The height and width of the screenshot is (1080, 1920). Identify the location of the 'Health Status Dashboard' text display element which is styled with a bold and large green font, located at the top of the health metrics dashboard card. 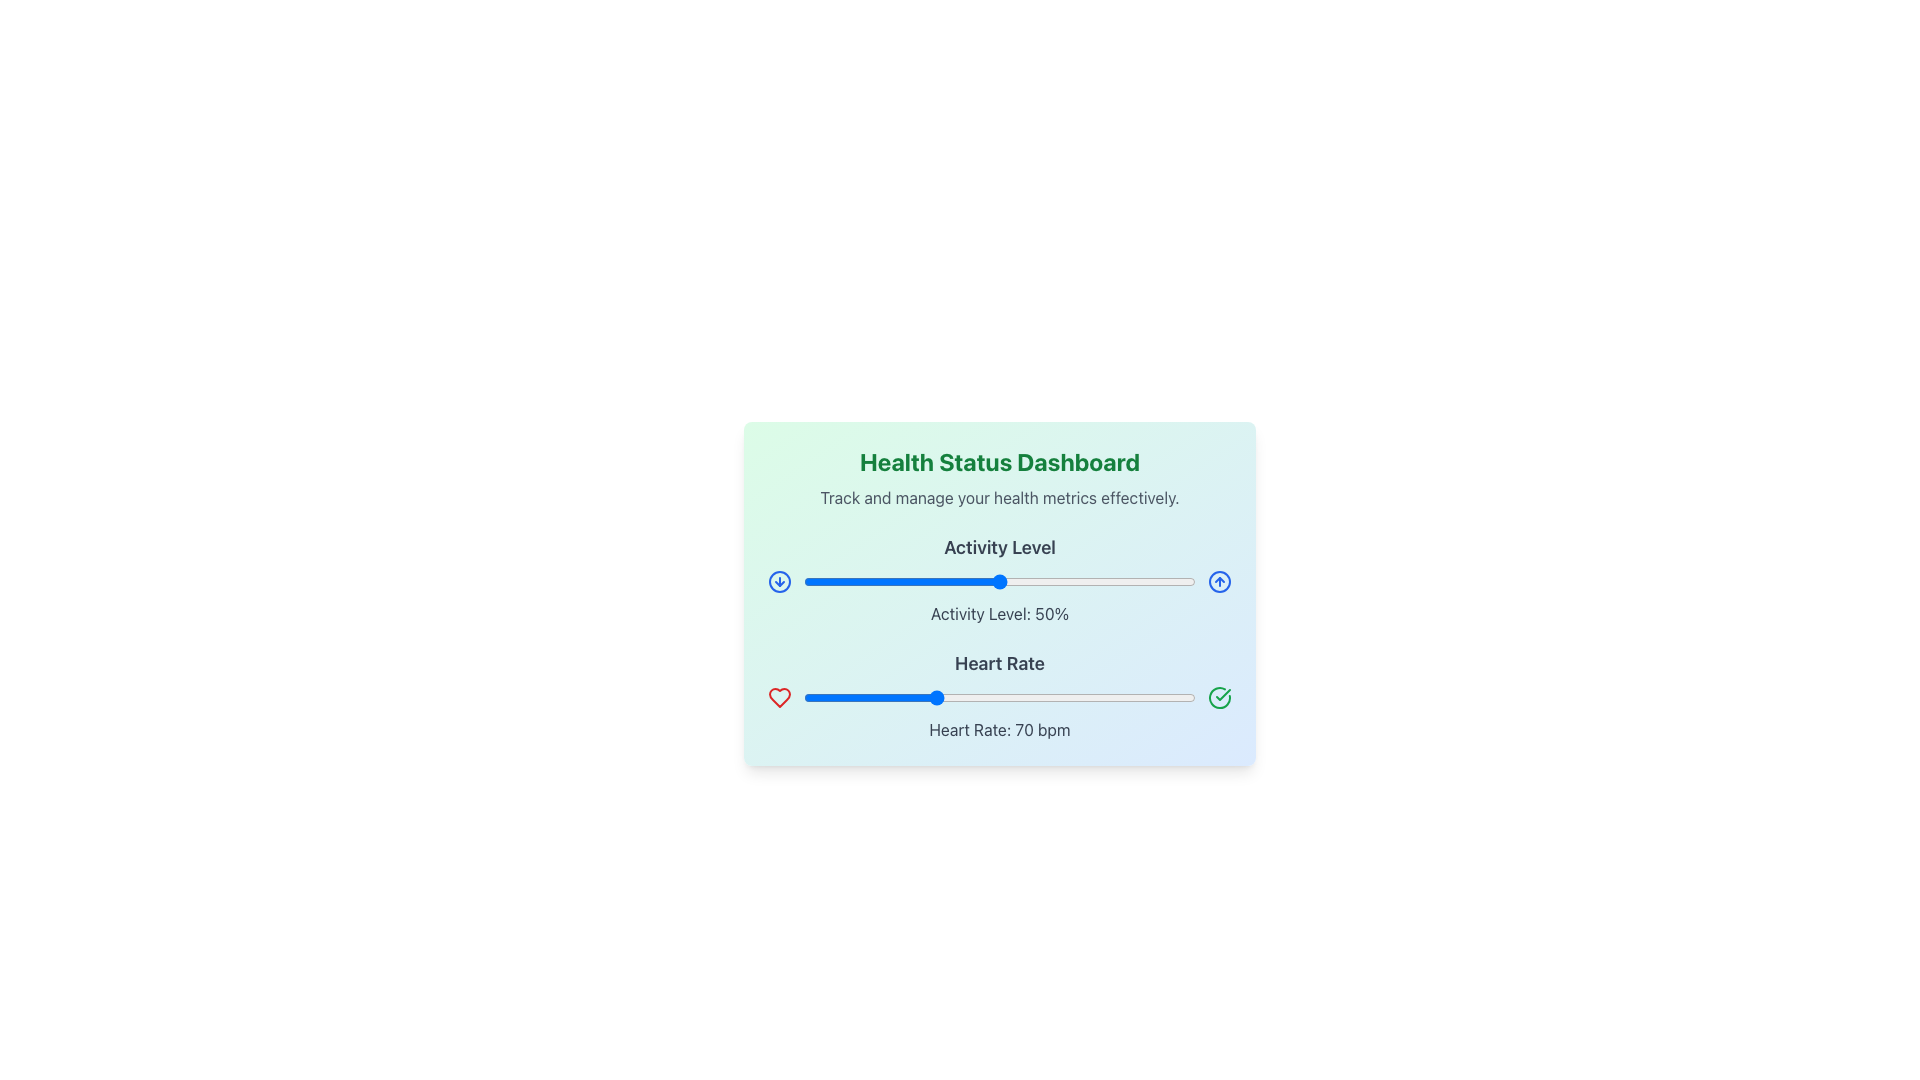
(999, 462).